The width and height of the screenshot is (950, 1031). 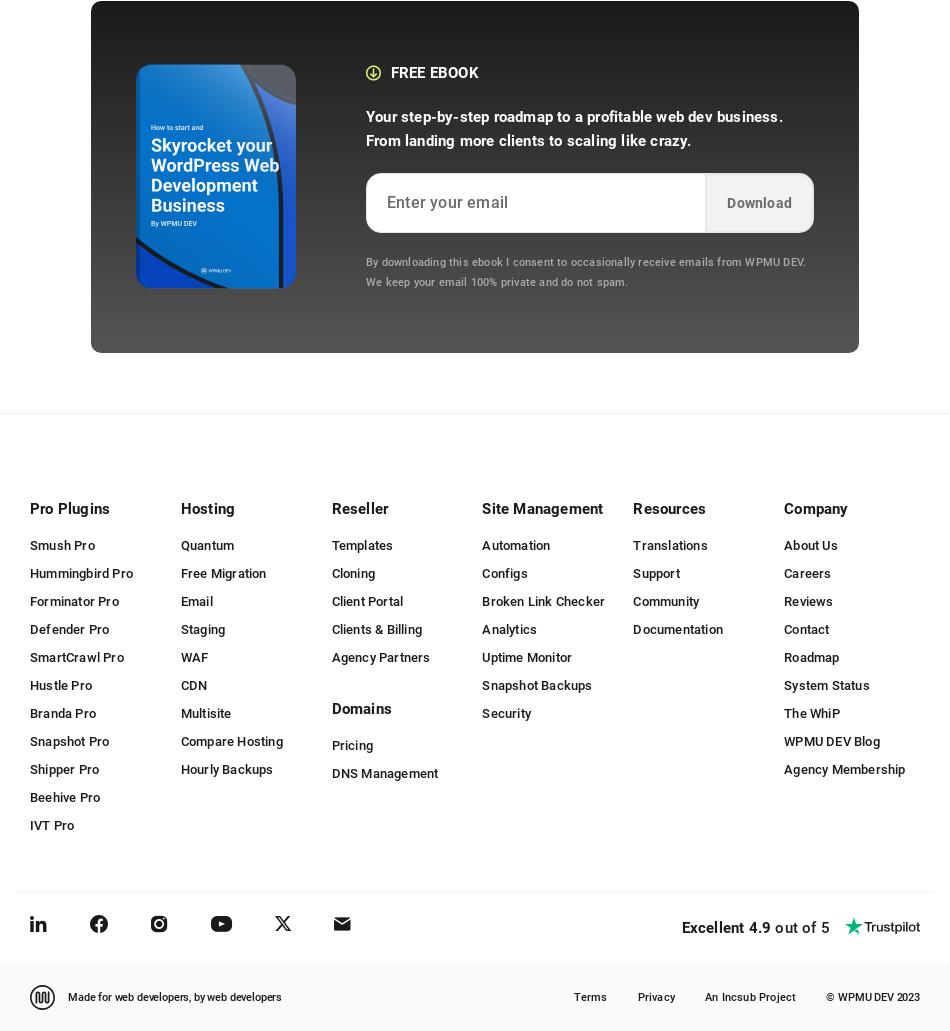 I want to click on 'Roadmap', so click(x=810, y=656).